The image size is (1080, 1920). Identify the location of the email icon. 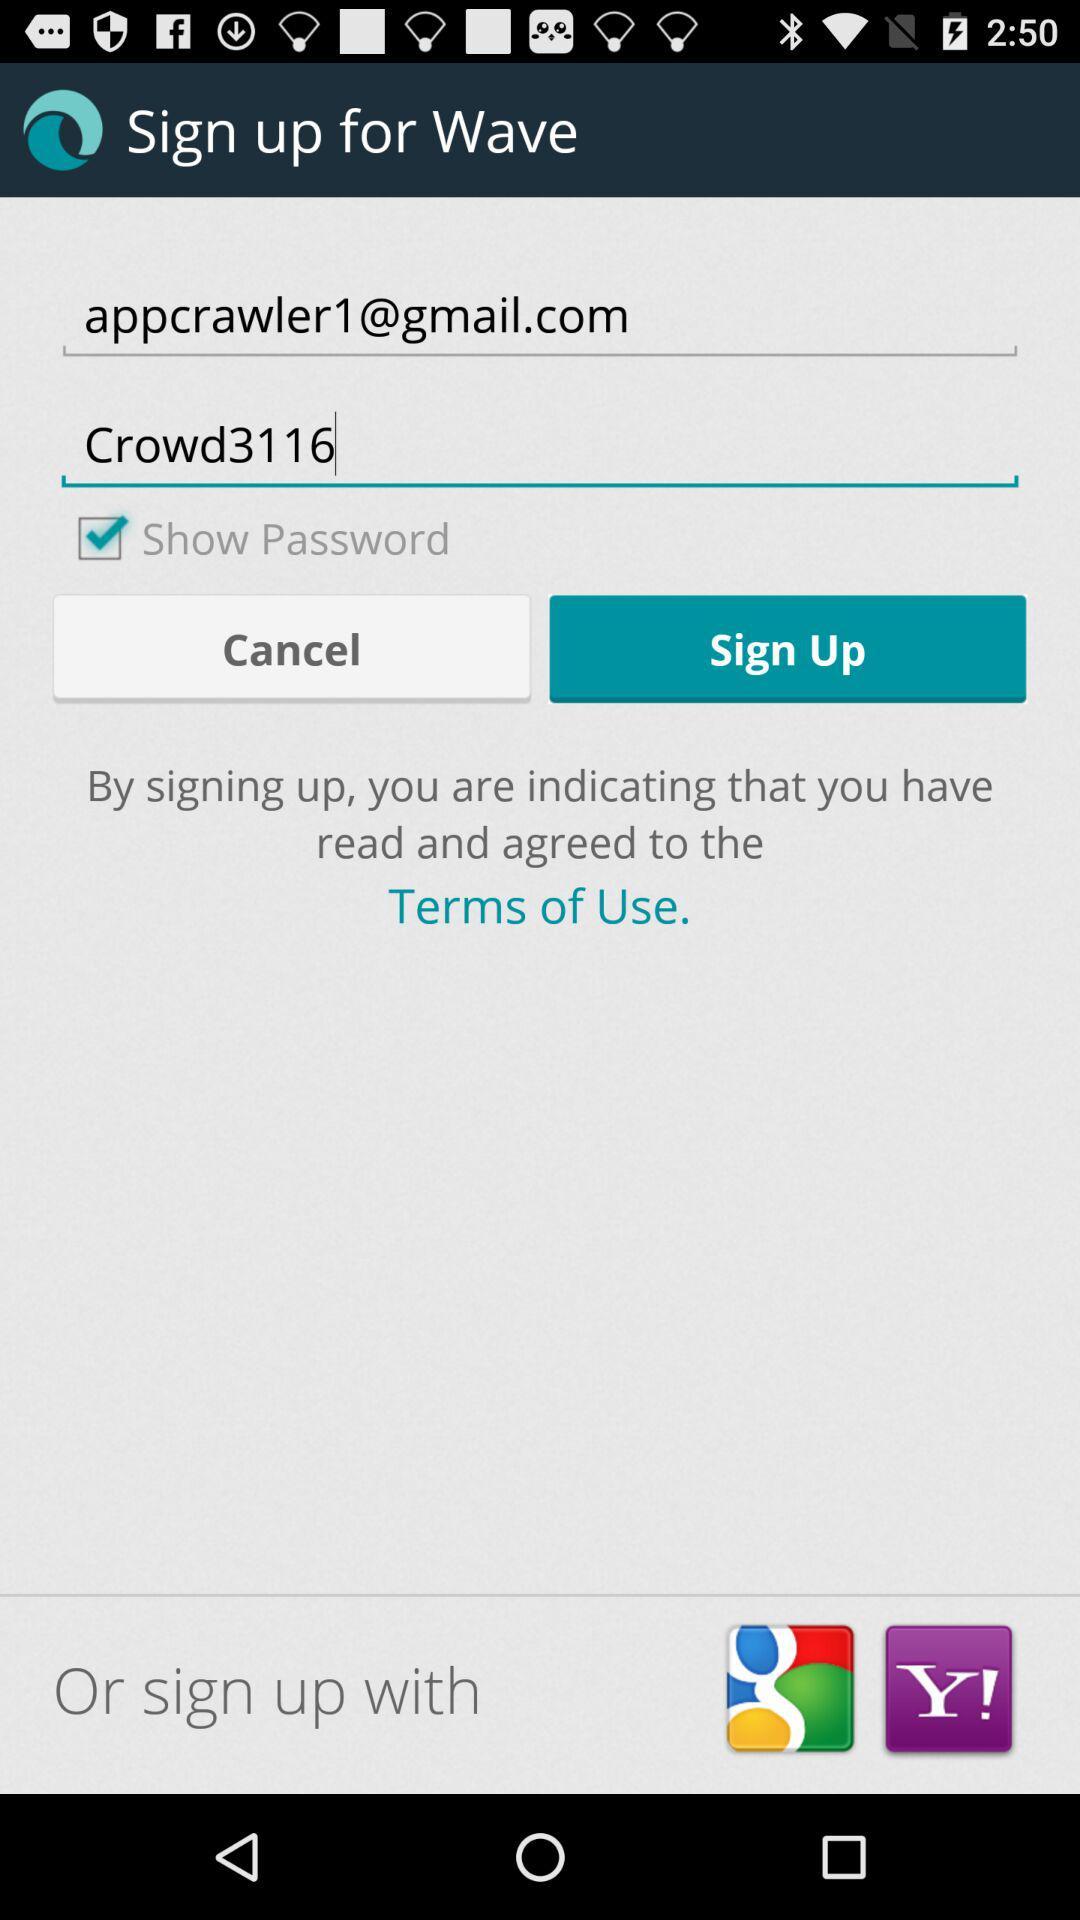
(947, 1807).